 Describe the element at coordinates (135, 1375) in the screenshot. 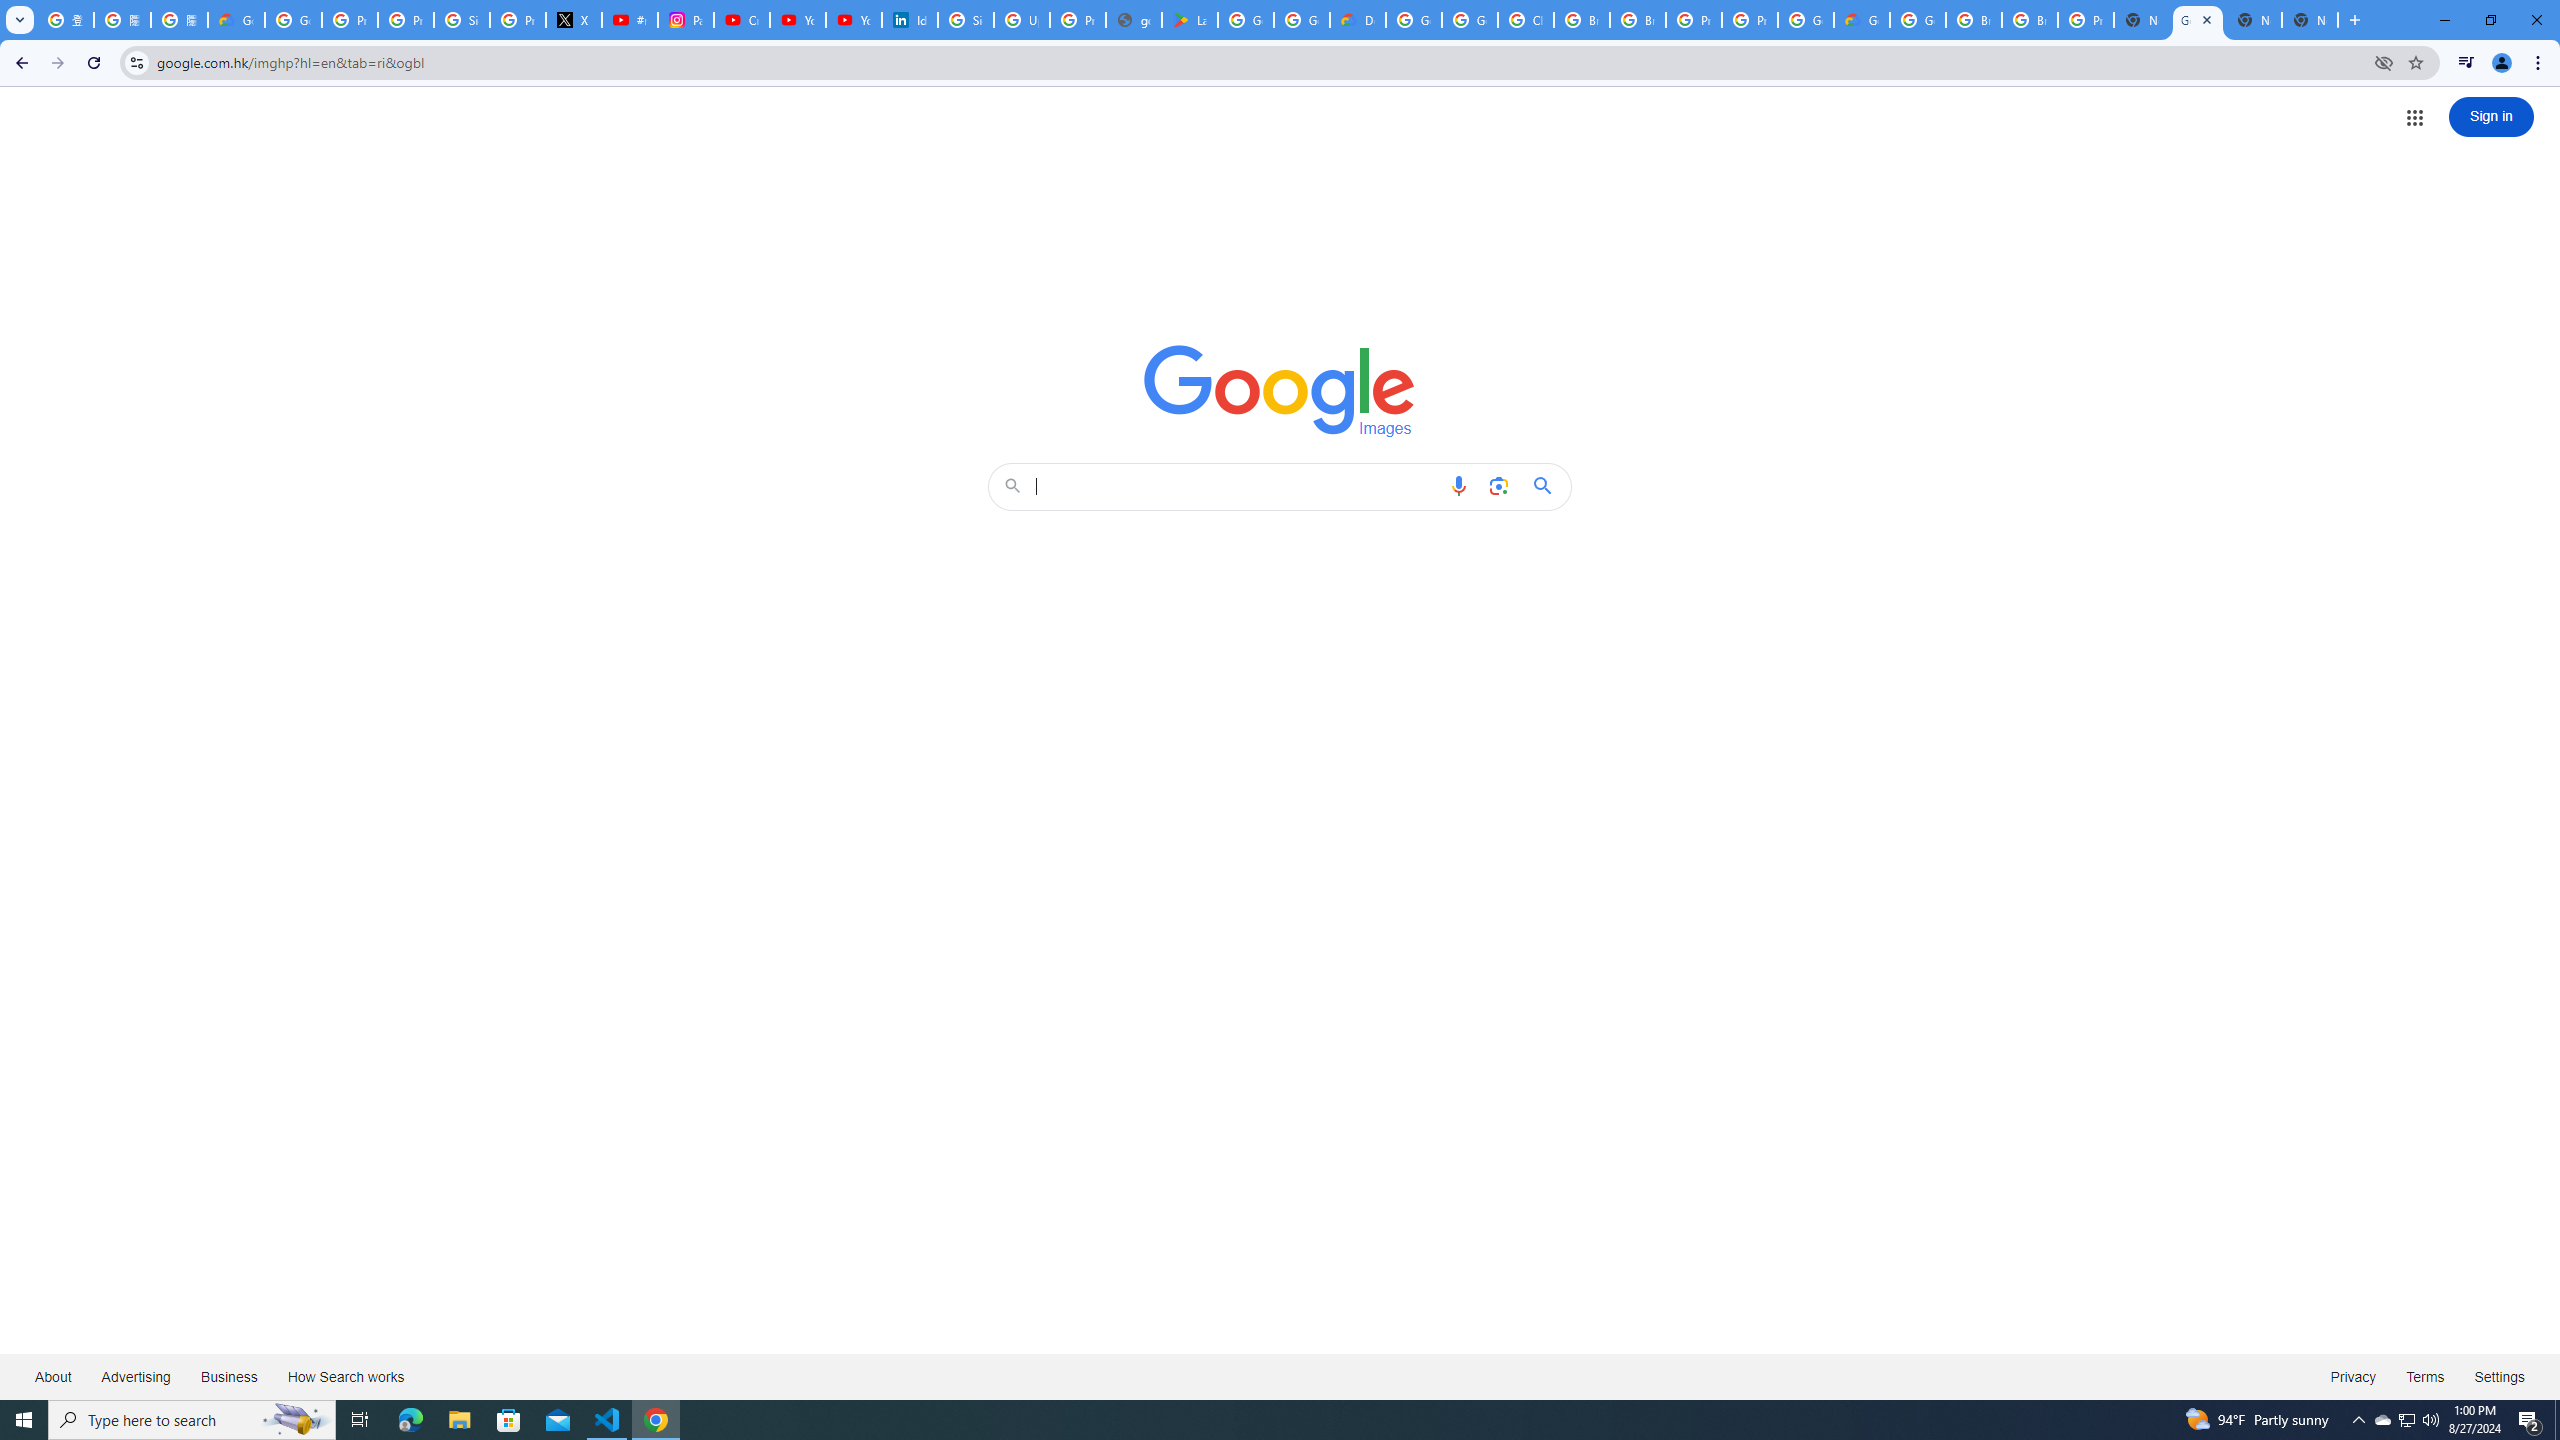

I see `'Advertising'` at that location.